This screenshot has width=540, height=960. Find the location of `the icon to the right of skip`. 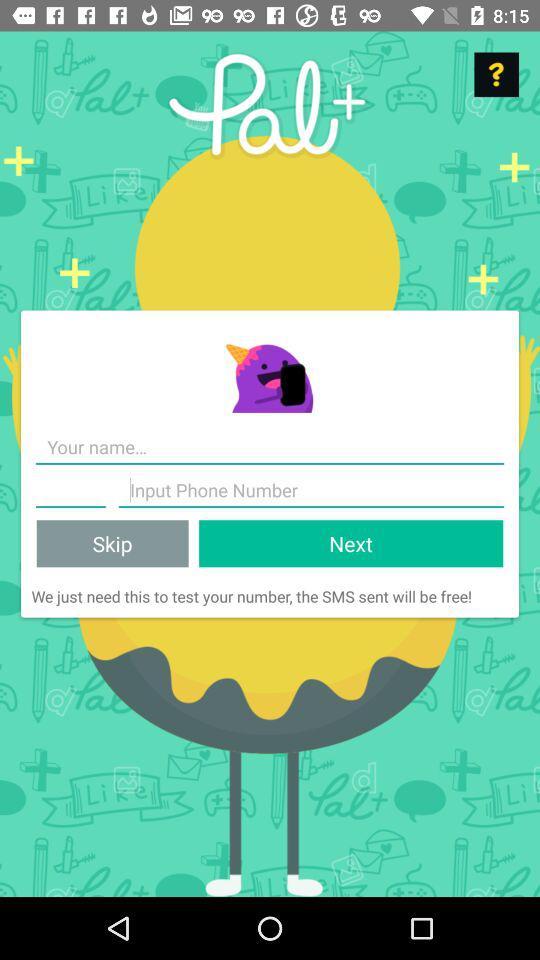

the icon to the right of skip is located at coordinates (350, 543).